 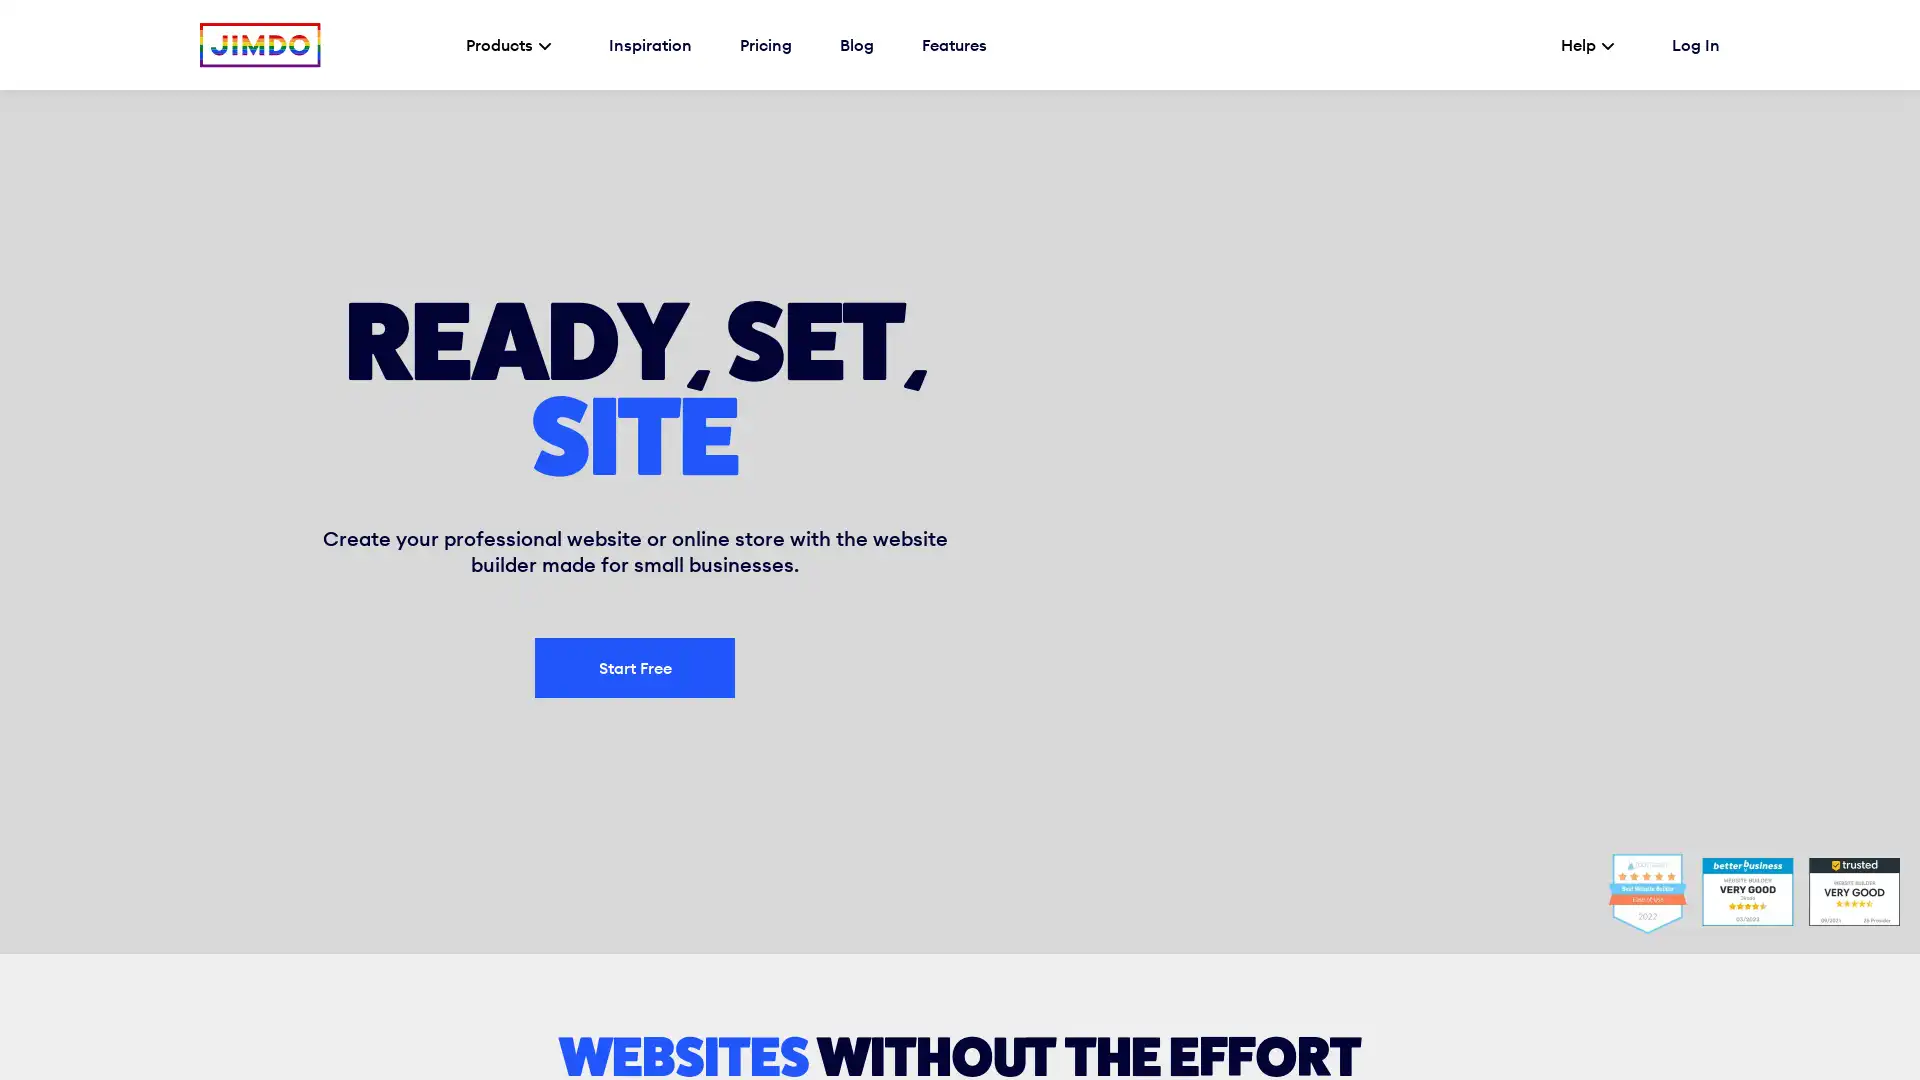 What do you see at coordinates (1611, 1036) in the screenshot?
I see `Accept All` at bounding box center [1611, 1036].